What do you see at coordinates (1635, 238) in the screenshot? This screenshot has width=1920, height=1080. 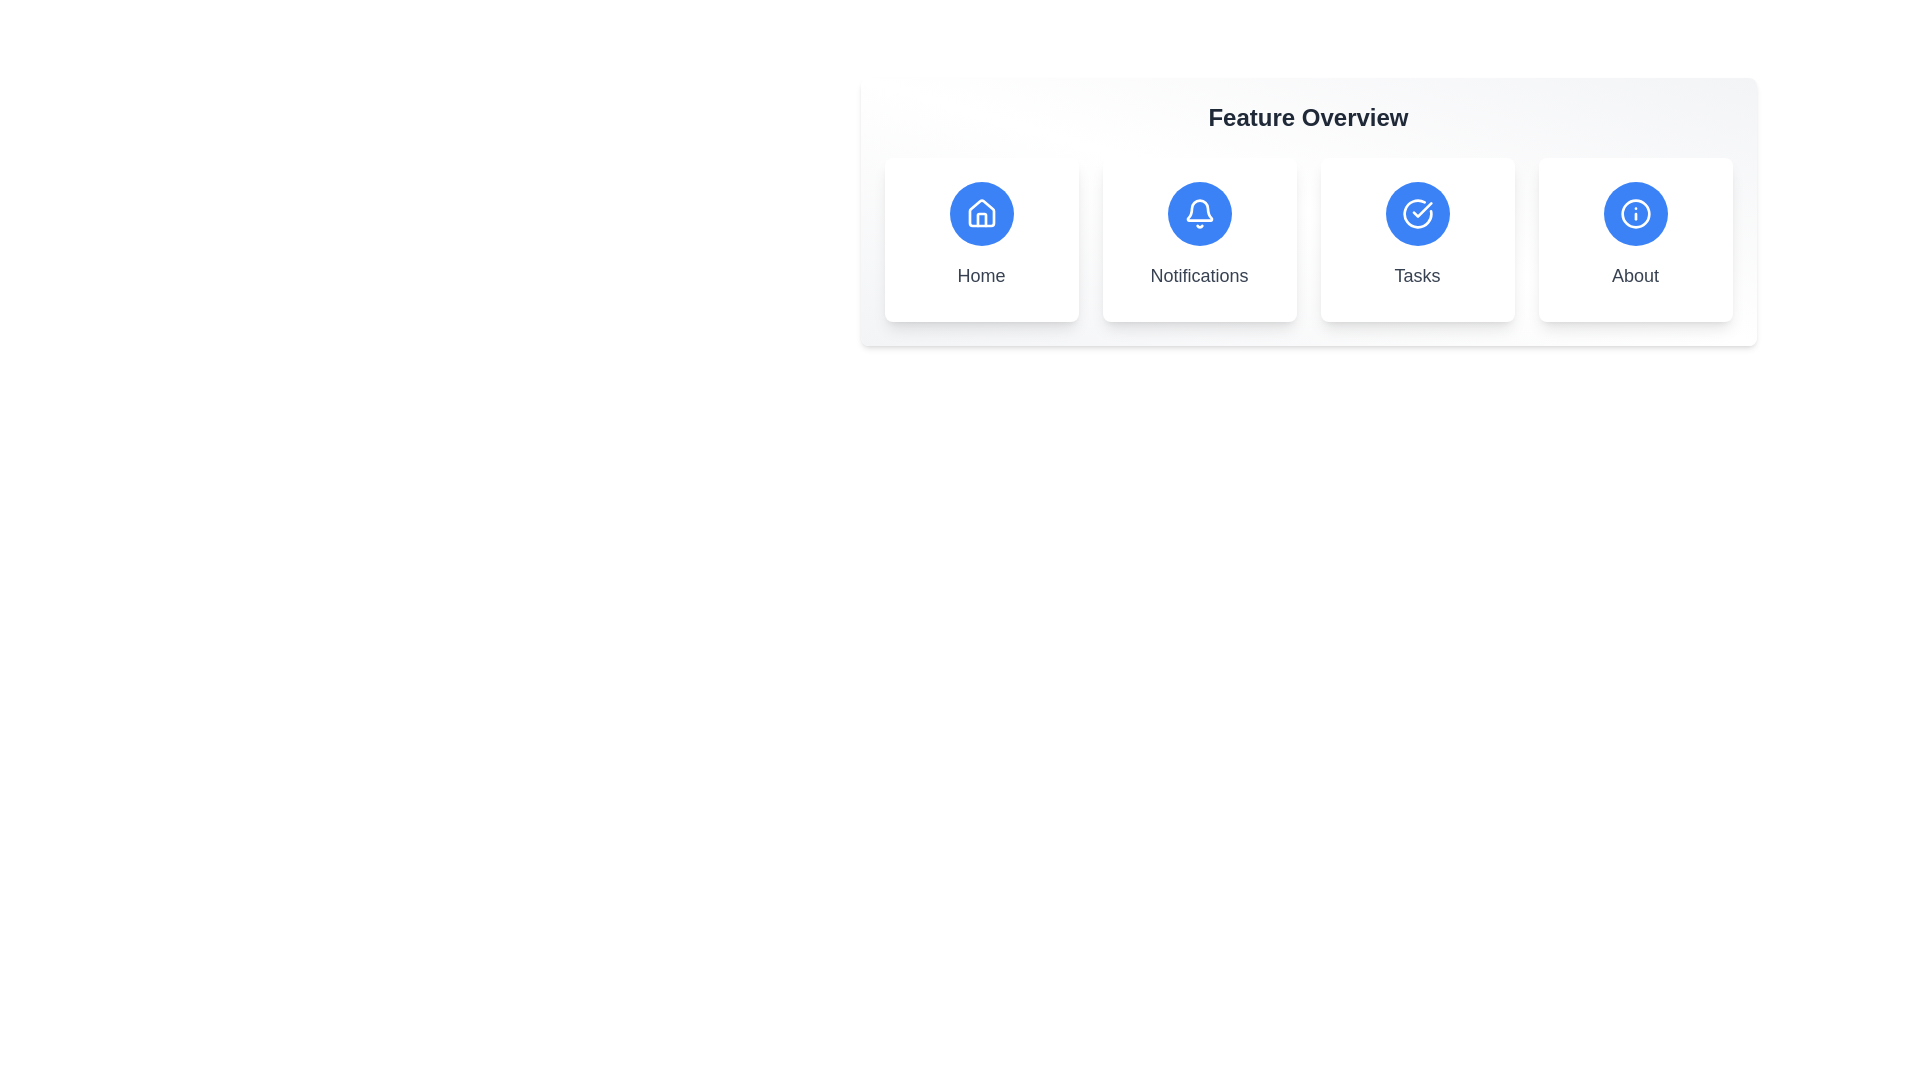 I see `the fourth card in the horizontally aligned grid` at bounding box center [1635, 238].